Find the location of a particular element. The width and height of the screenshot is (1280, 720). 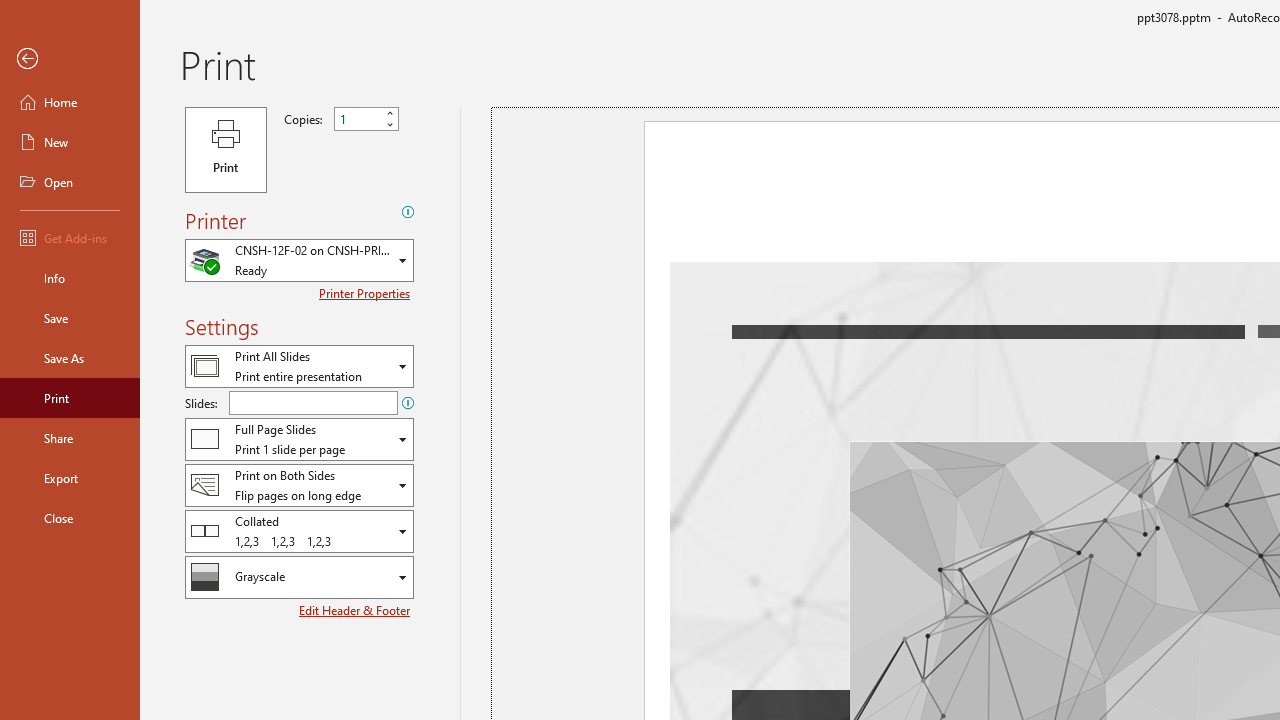

'Copies' is located at coordinates (366, 119).